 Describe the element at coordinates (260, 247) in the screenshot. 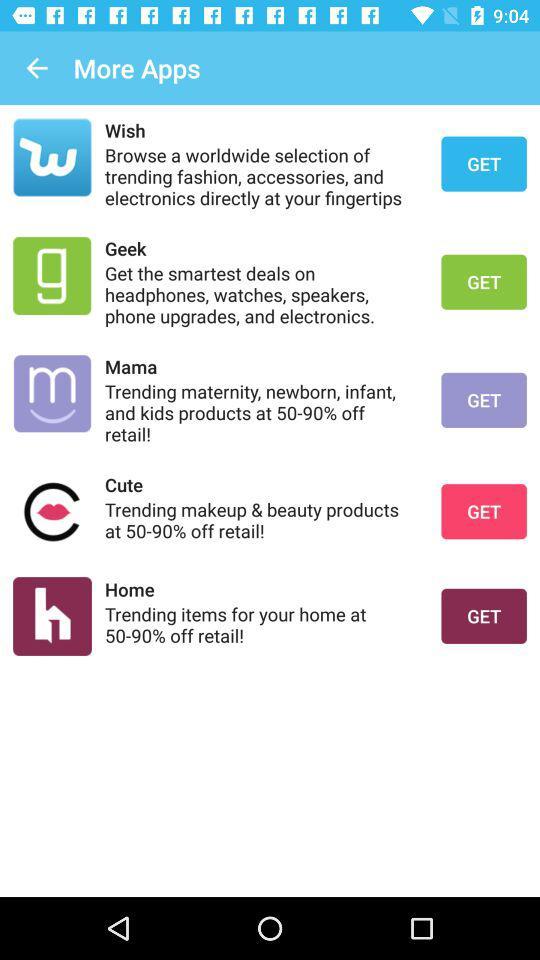

I see `item above get the smartest` at that location.